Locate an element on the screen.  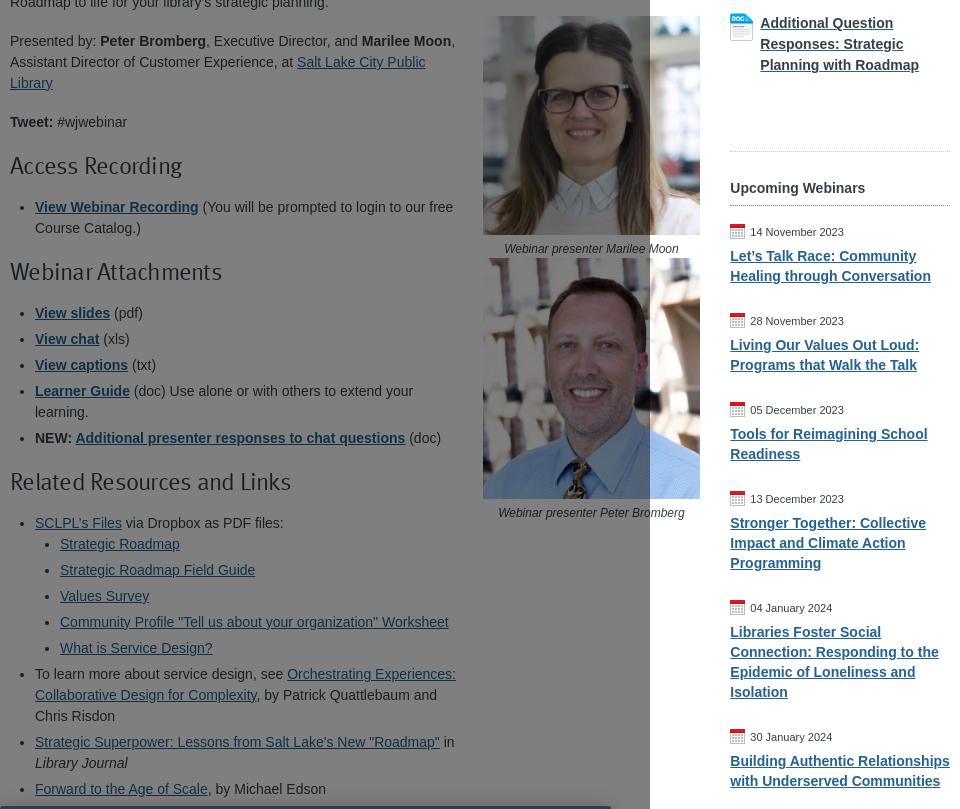
'Upcoming Webinars' is located at coordinates (797, 187).